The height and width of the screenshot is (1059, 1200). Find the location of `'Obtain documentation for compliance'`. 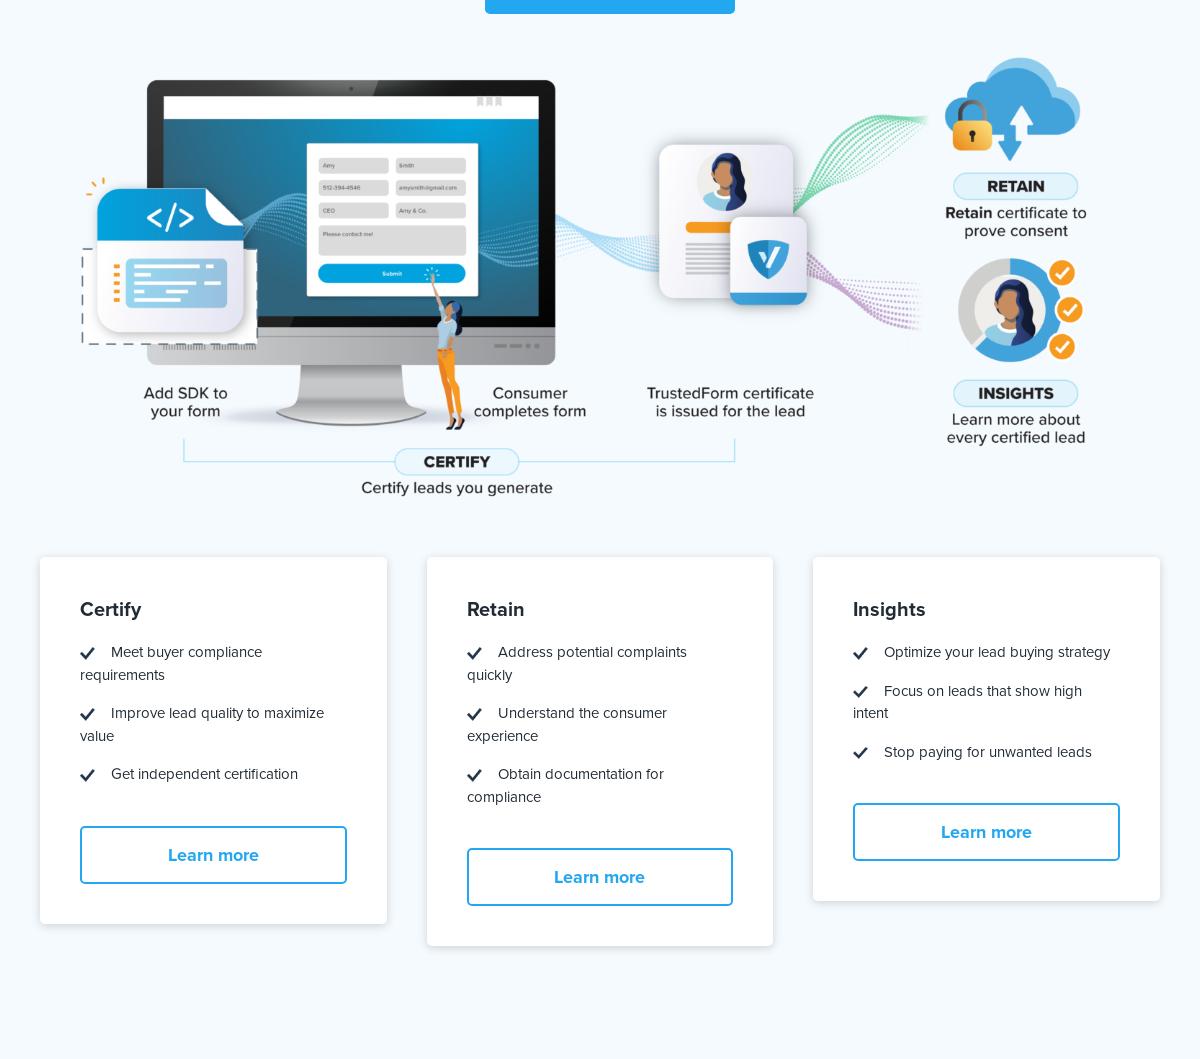

'Obtain documentation for compliance' is located at coordinates (563, 784).